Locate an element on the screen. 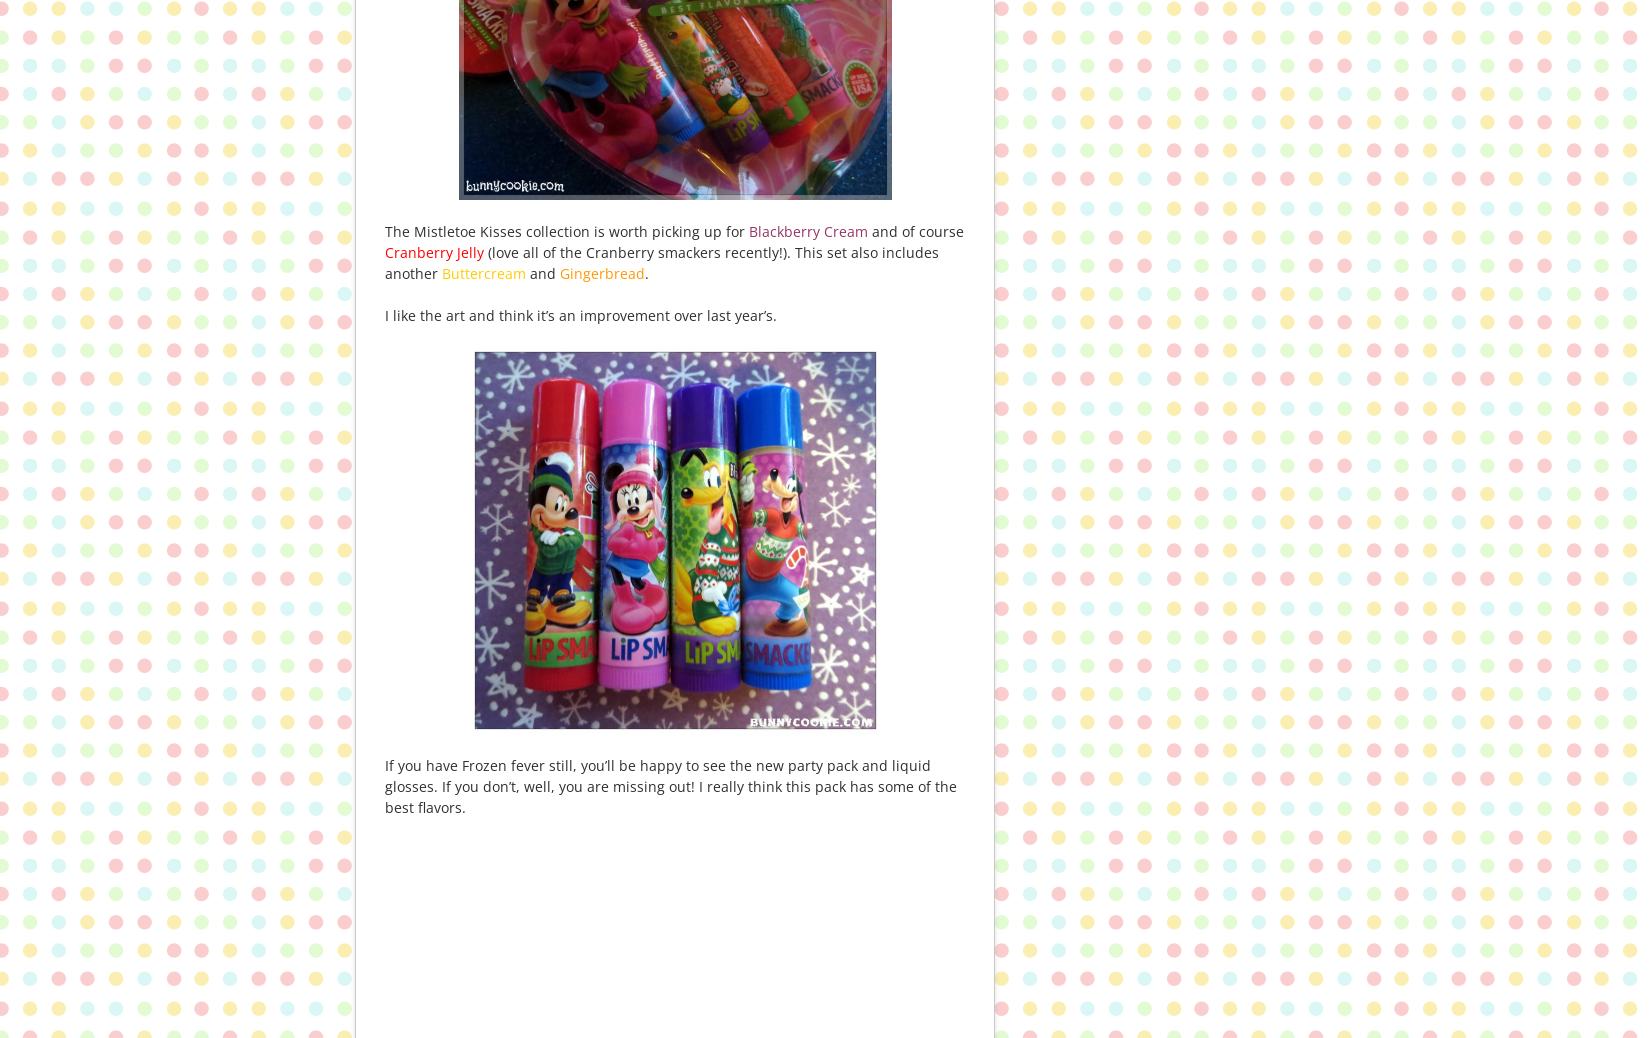 The width and height of the screenshot is (1650, 1038). '.' is located at coordinates (645, 273).